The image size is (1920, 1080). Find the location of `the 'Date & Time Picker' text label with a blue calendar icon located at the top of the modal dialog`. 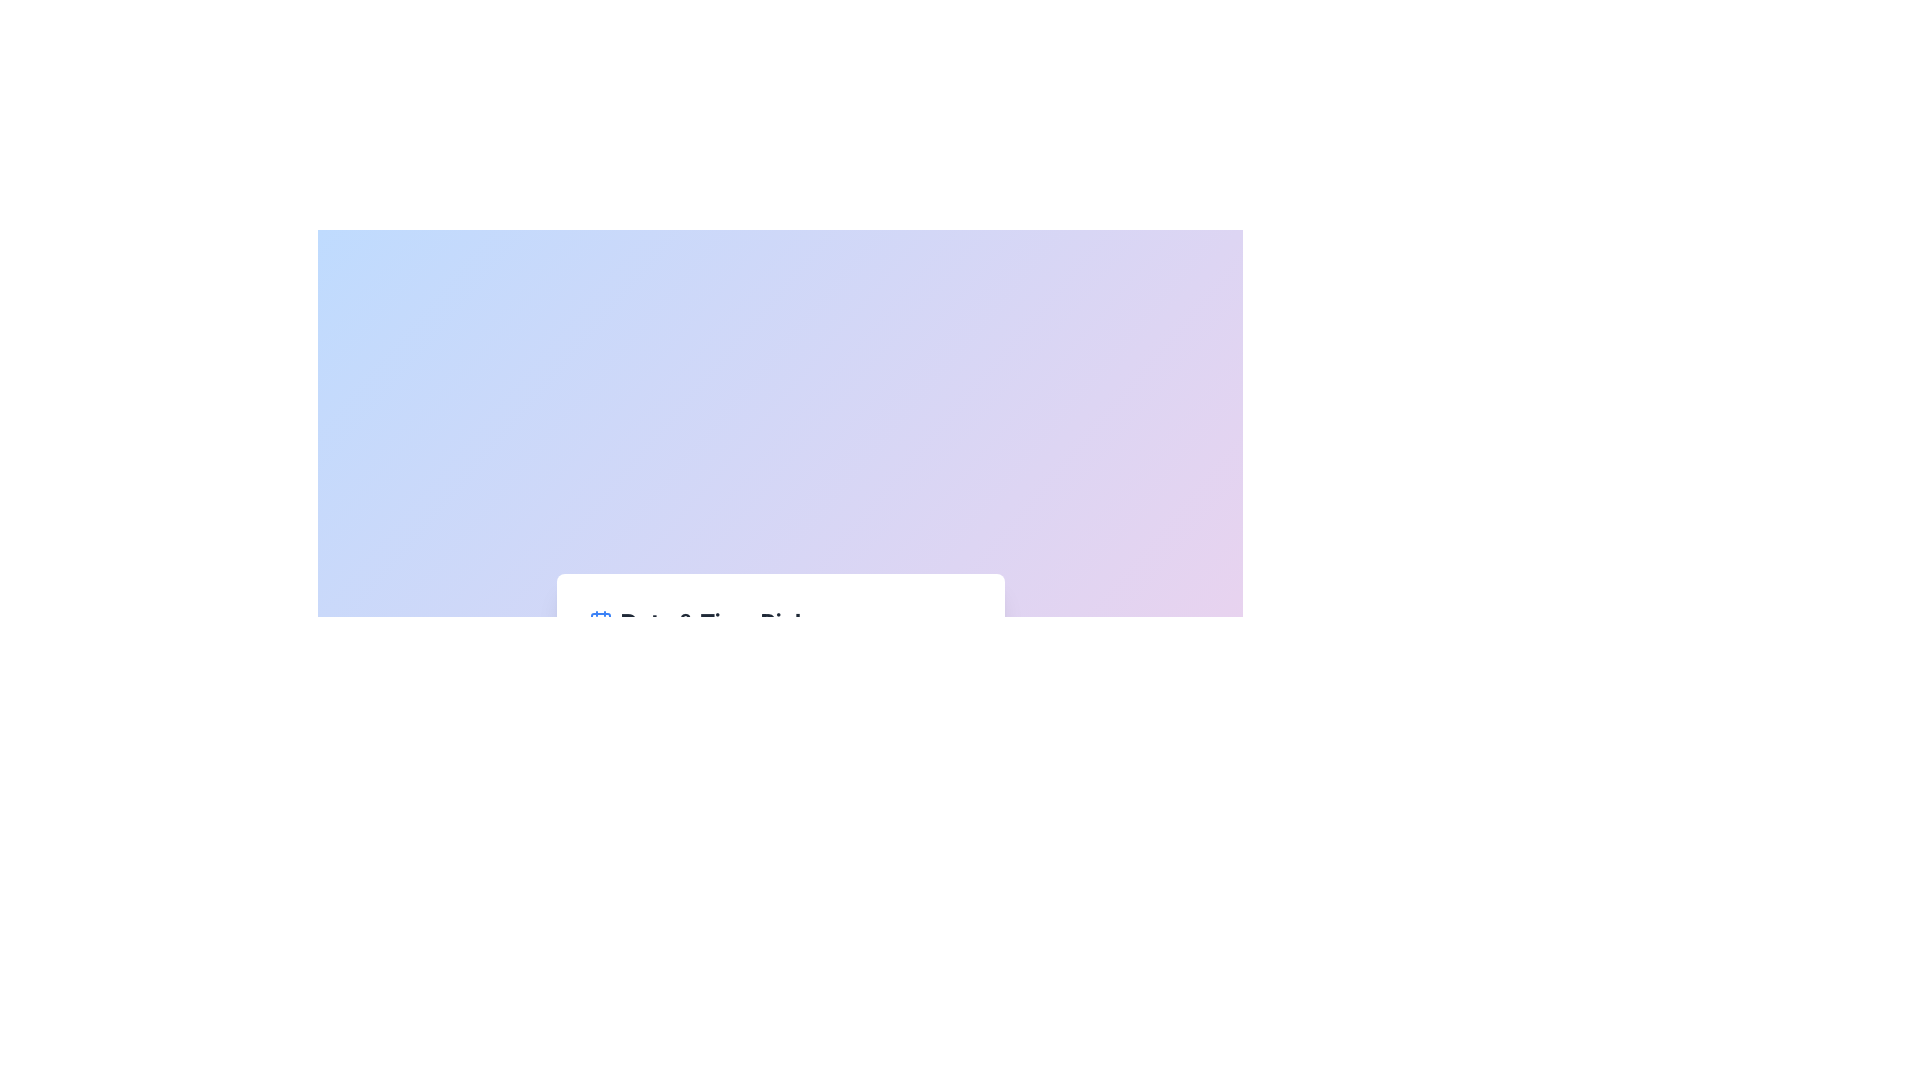

the 'Date & Time Picker' text label with a blue calendar icon located at the top of the modal dialog is located at coordinates (779, 620).